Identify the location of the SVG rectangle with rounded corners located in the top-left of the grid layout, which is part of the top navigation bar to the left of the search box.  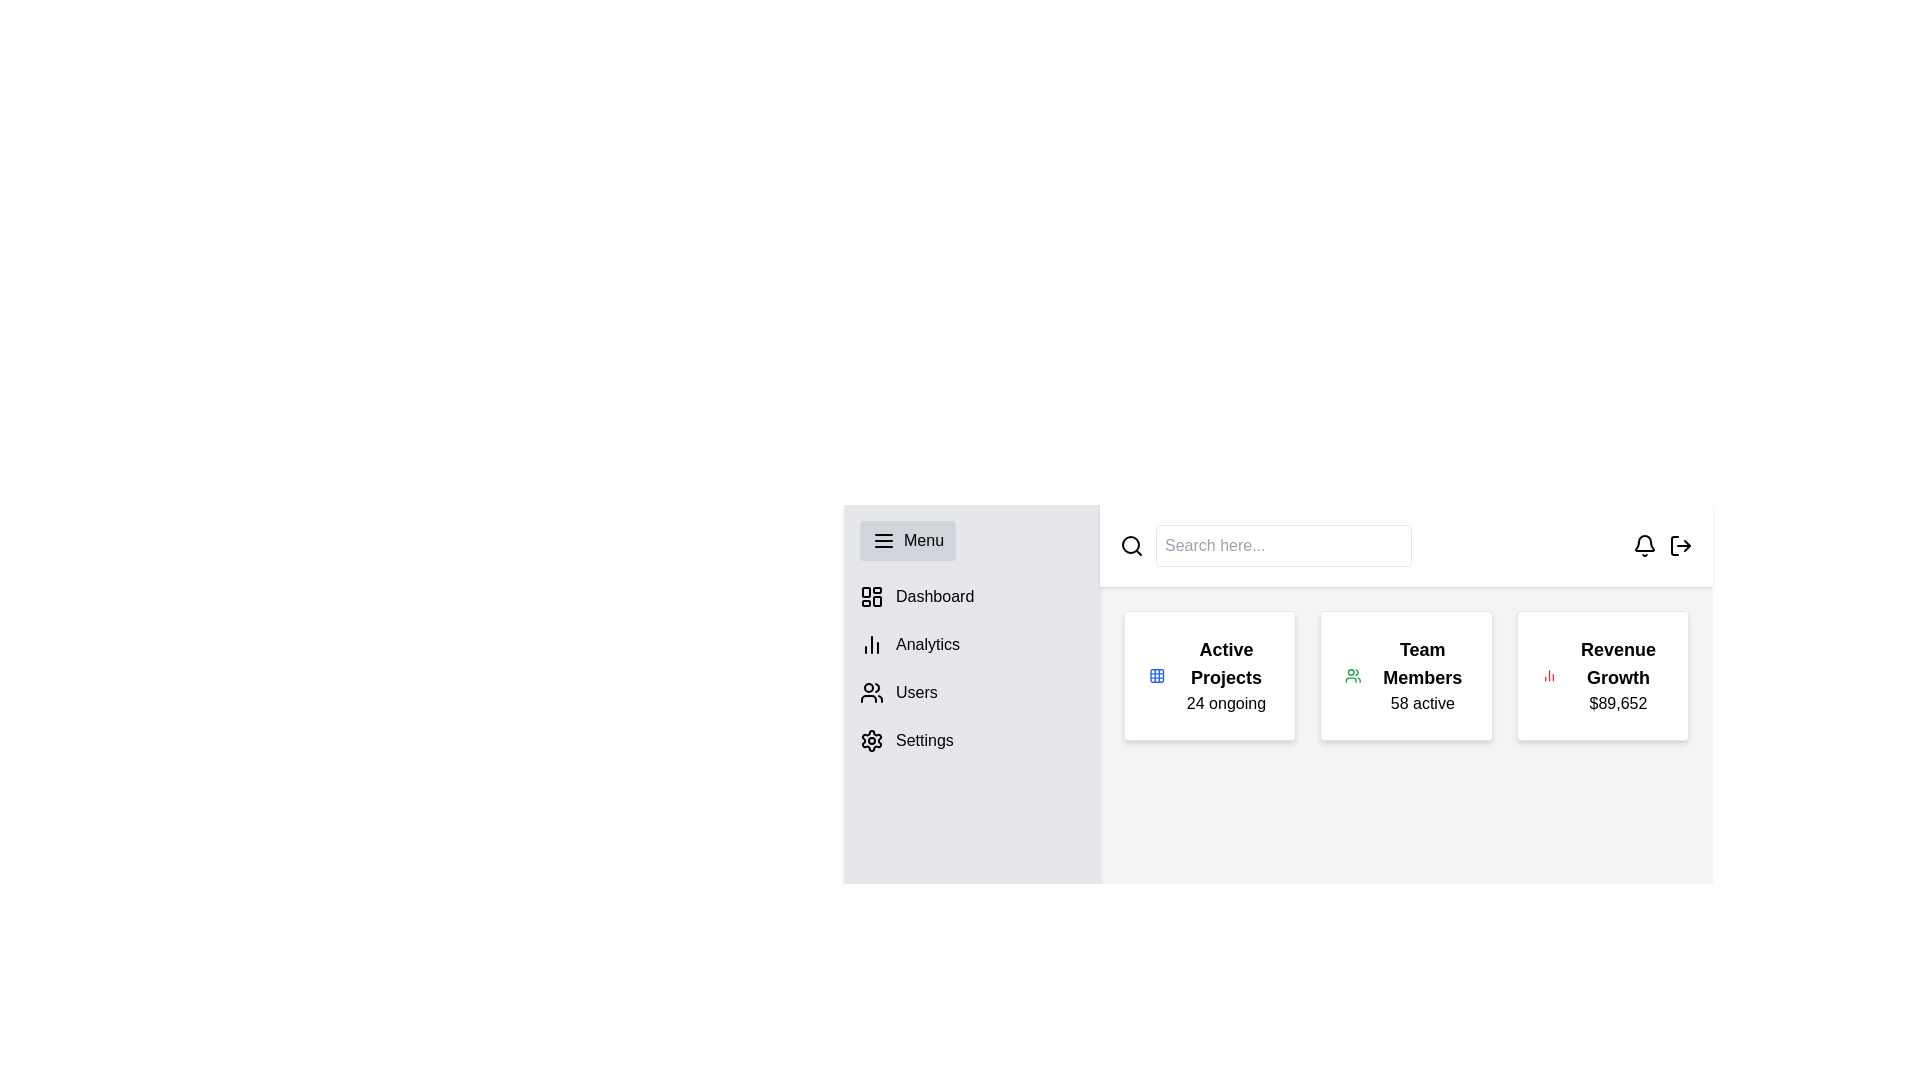
(1157, 675).